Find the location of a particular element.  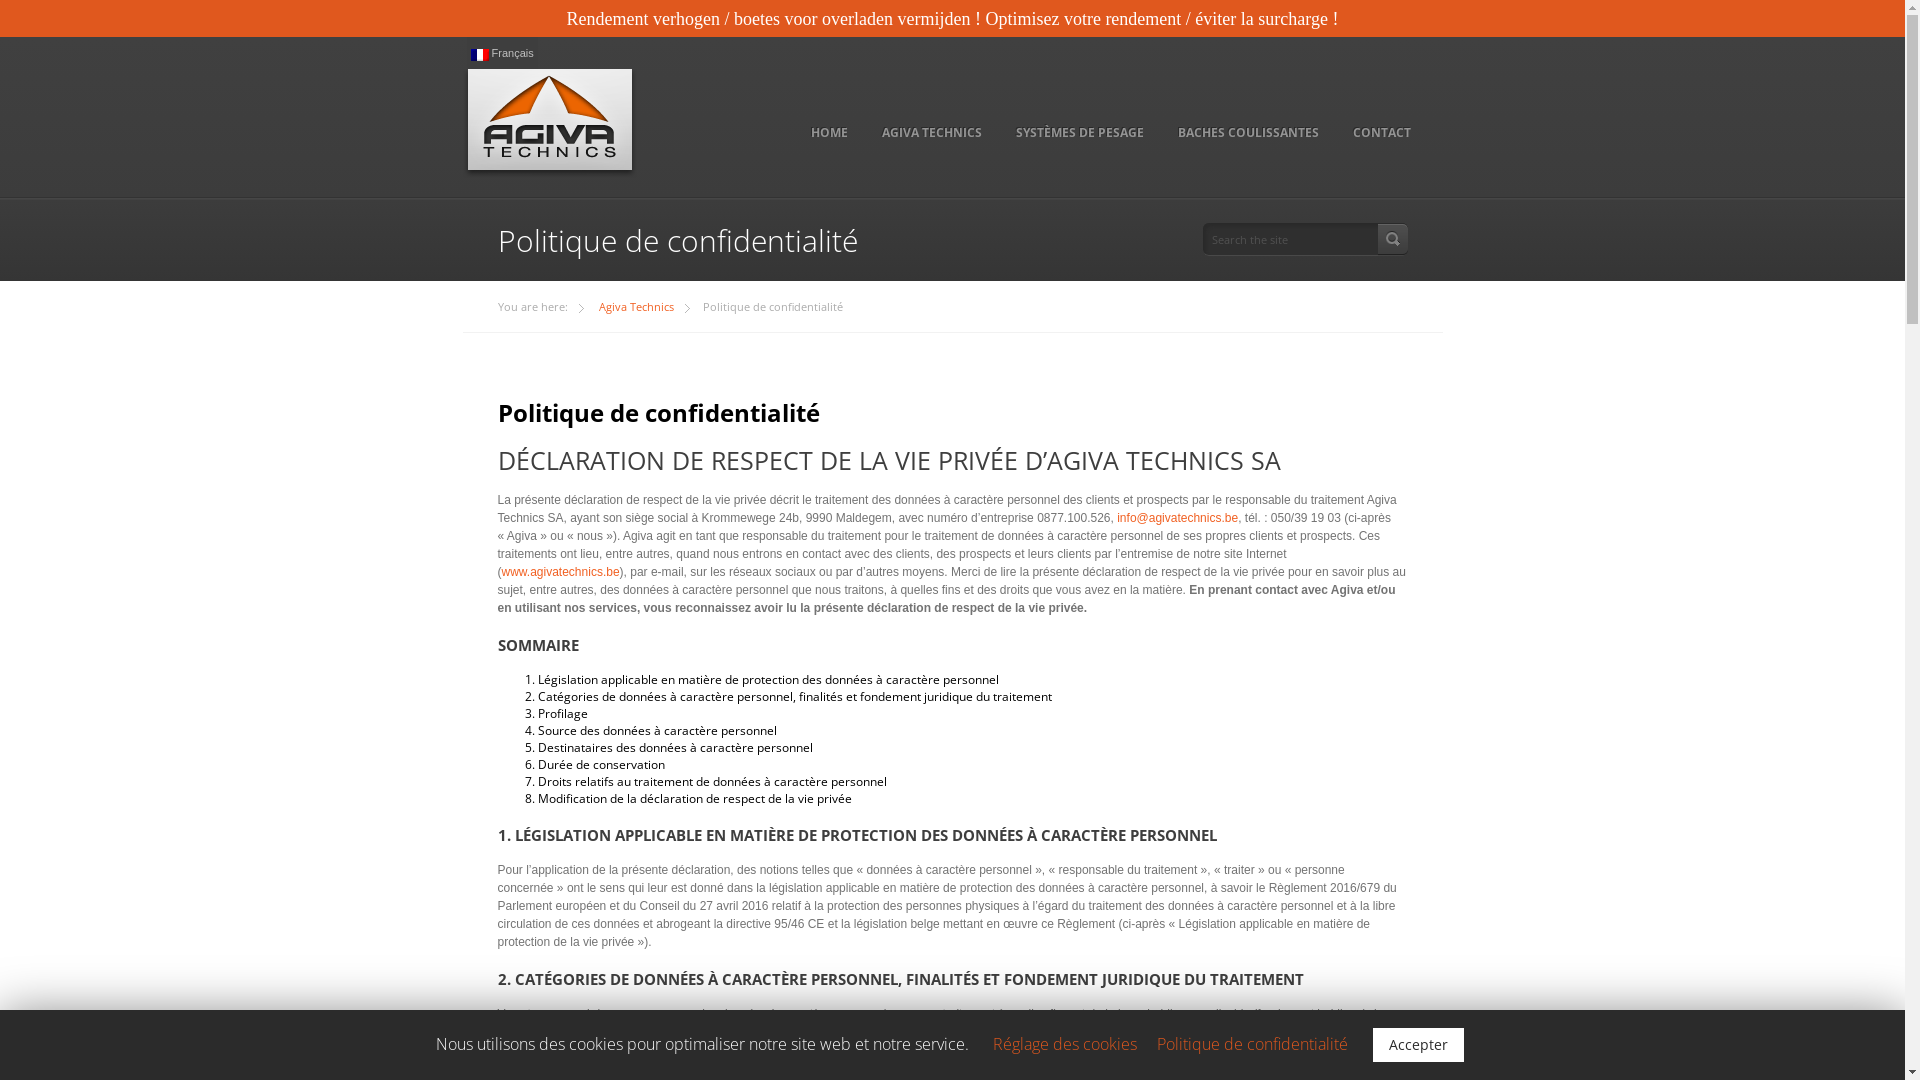

'HOME' is located at coordinates (829, 132).